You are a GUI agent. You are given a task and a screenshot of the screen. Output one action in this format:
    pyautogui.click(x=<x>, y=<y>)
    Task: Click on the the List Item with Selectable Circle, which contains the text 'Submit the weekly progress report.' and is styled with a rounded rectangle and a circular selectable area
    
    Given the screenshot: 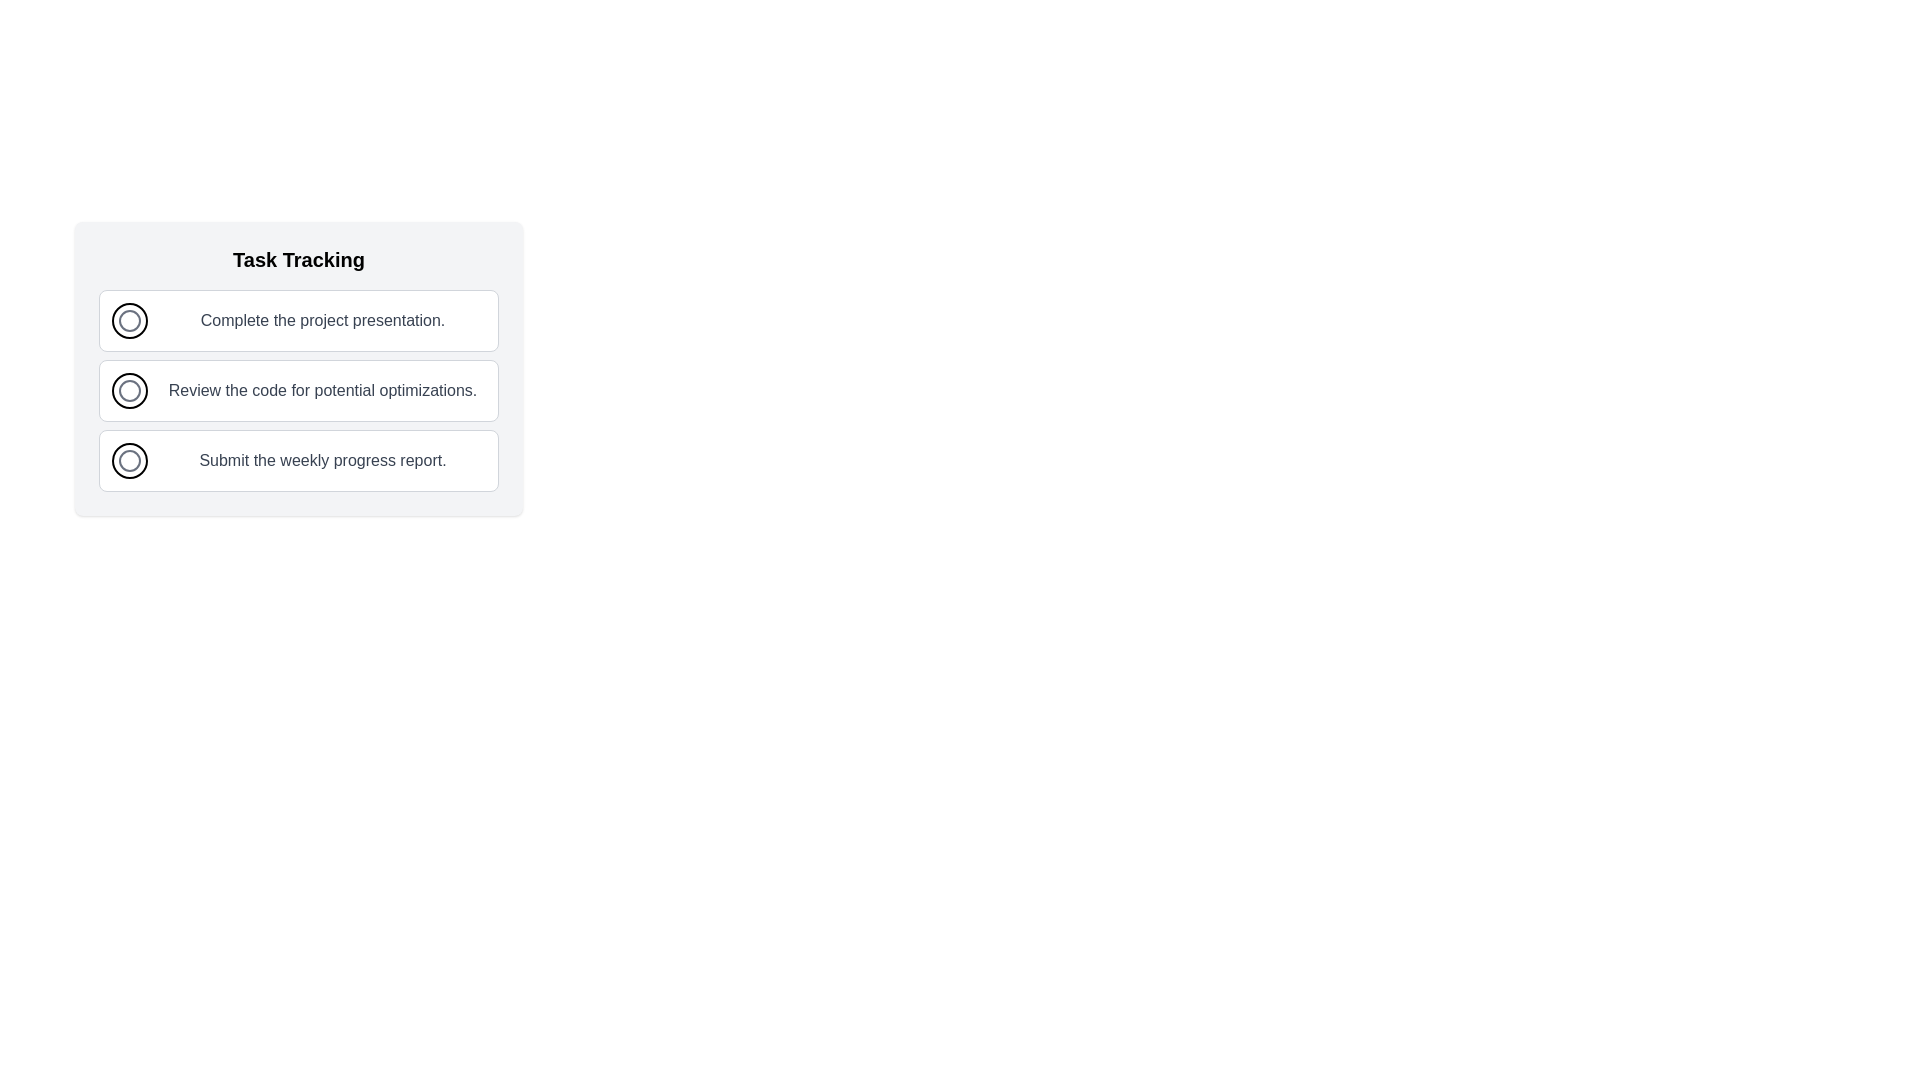 What is the action you would take?
    pyautogui.click(x=297, y=461)
    